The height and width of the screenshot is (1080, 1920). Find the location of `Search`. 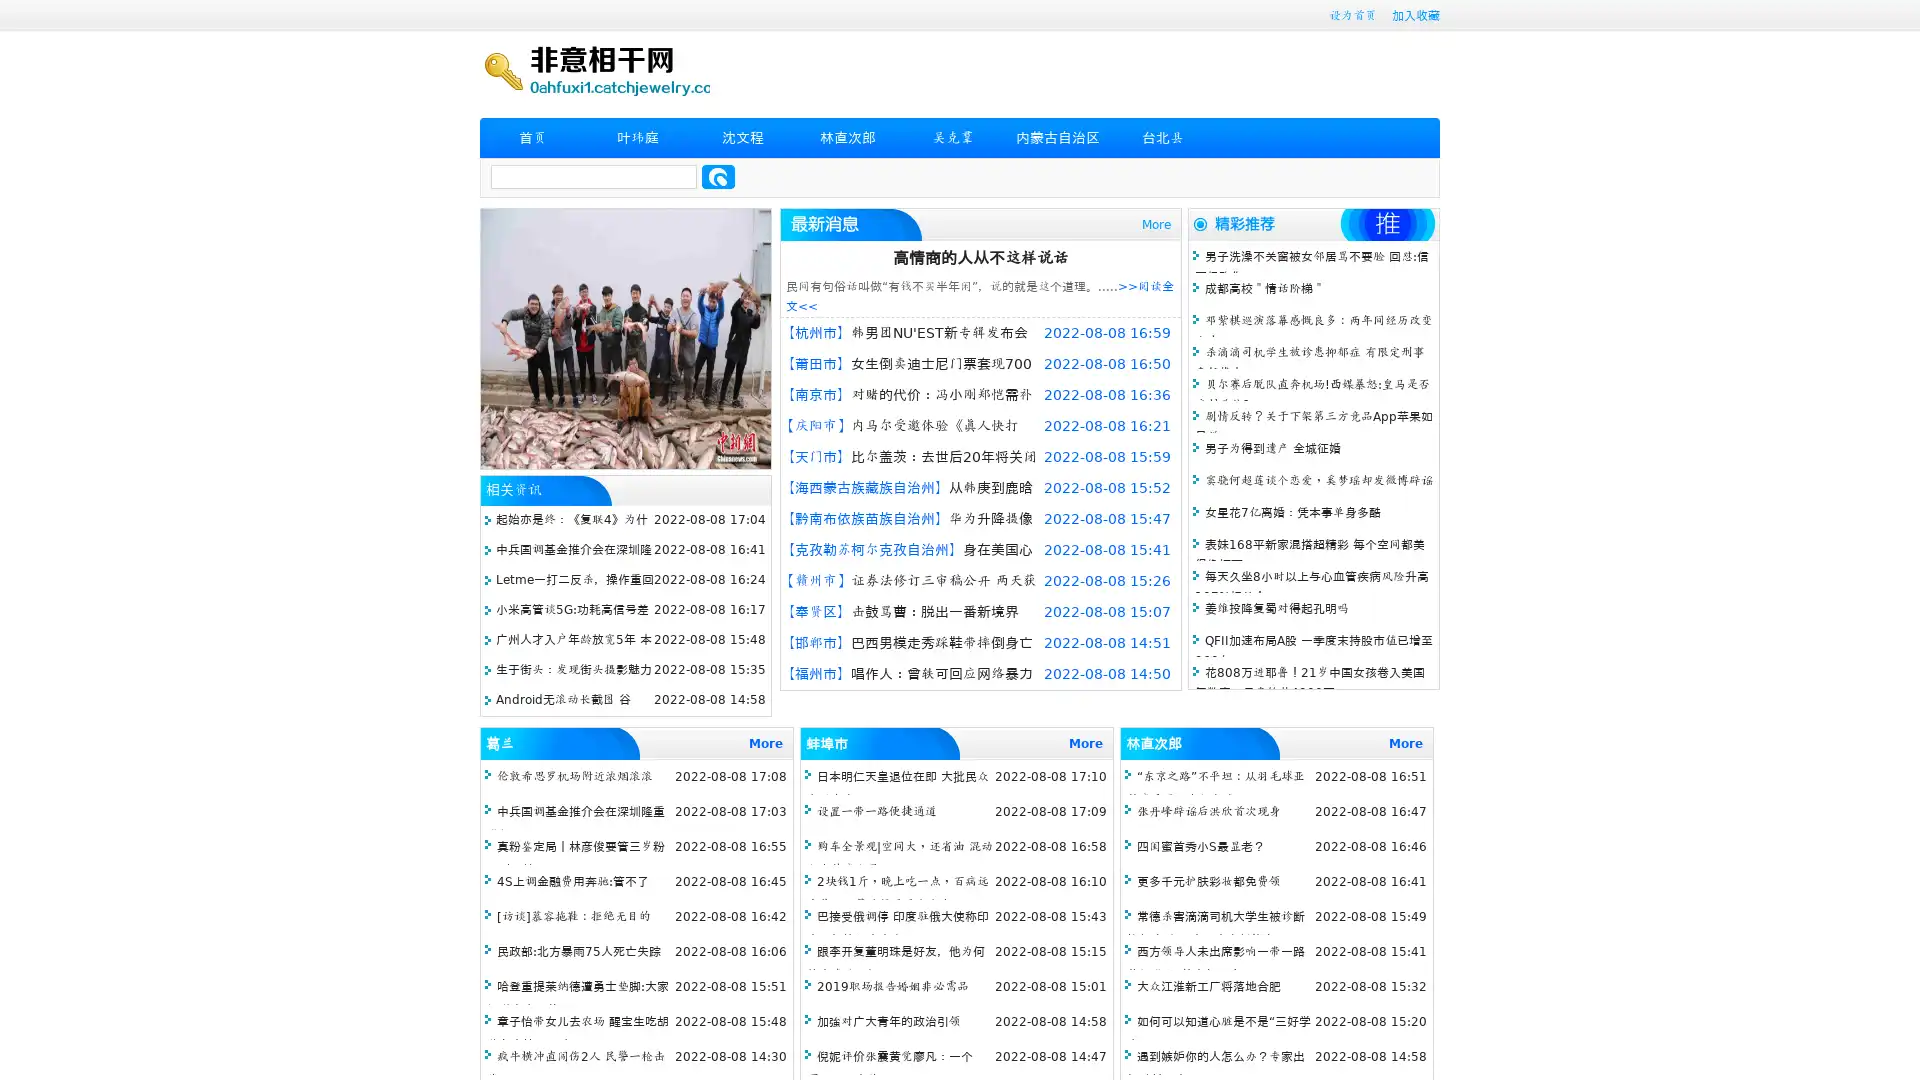

Search is located at coordinates (718, 176).